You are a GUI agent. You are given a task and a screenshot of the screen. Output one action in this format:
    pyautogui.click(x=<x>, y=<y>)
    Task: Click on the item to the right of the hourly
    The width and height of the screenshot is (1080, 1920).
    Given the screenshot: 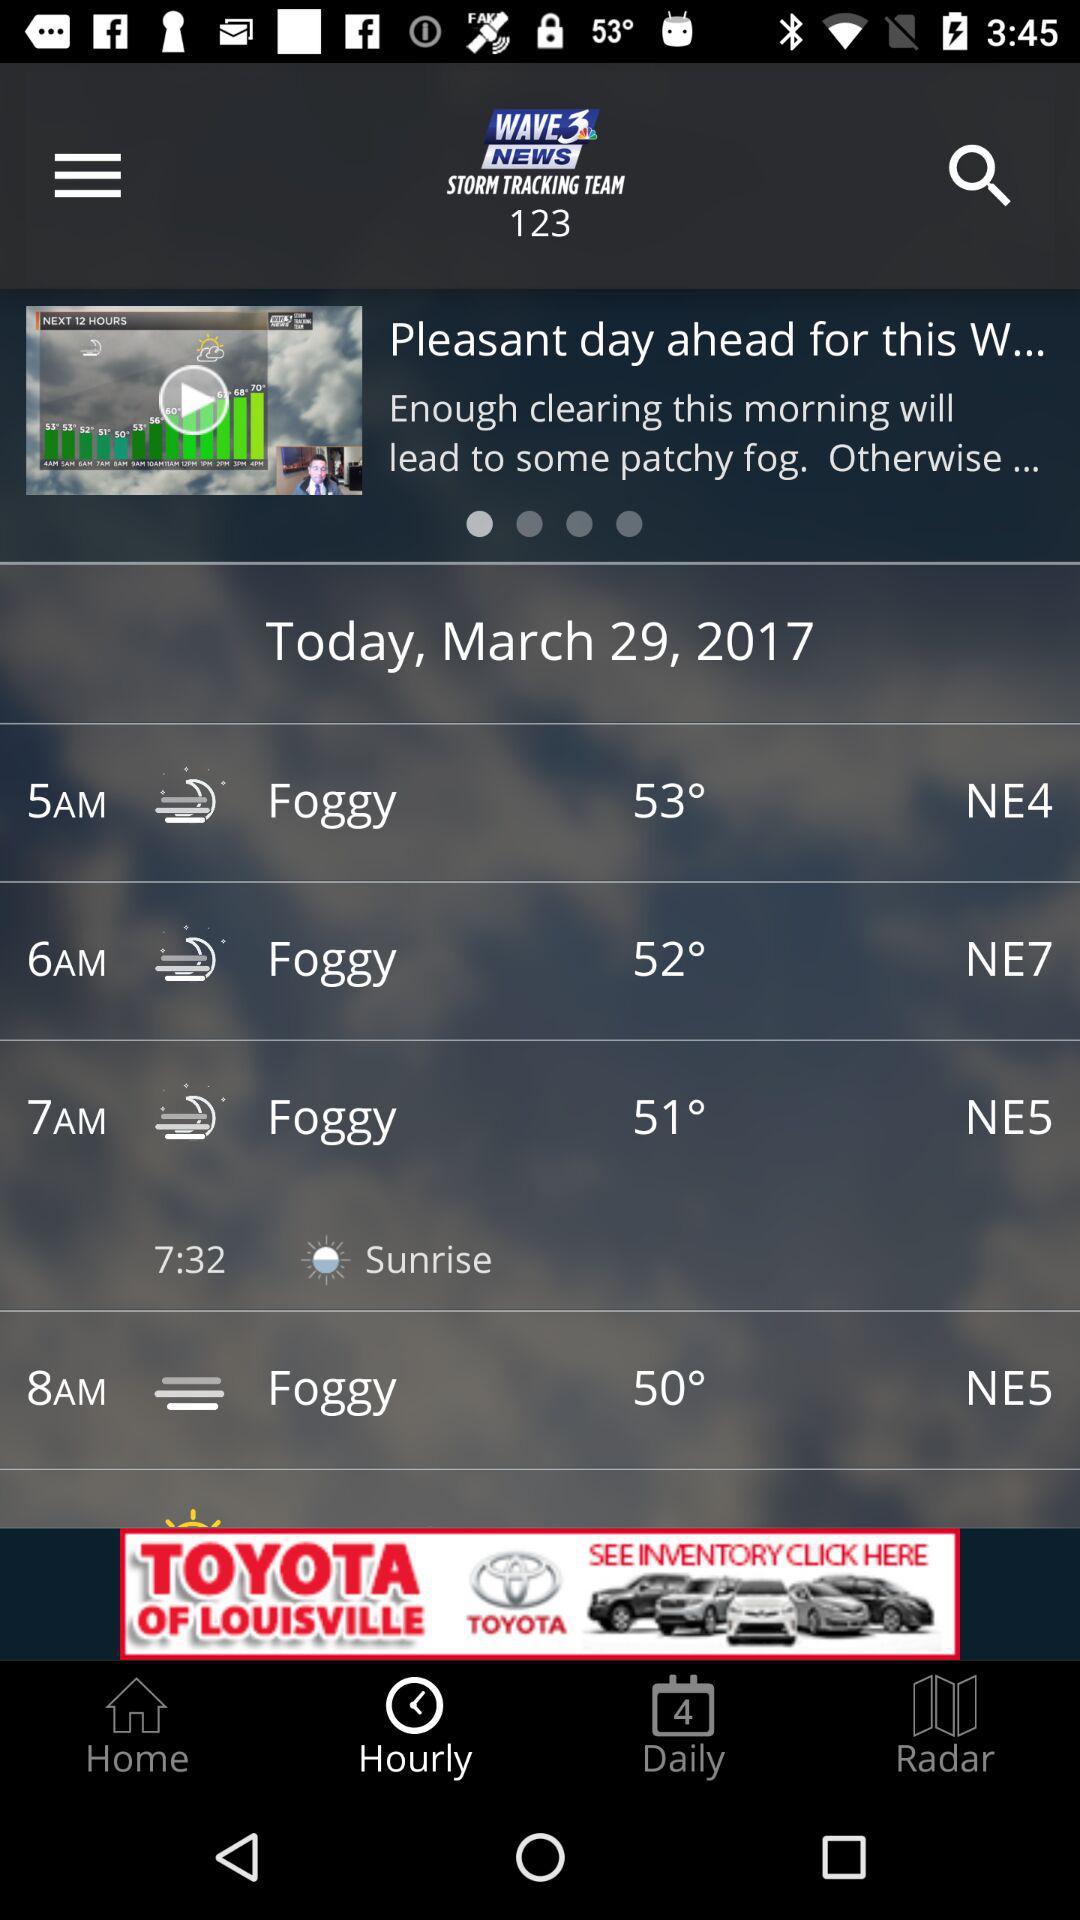 What is the action you would take?
    pyautogui.click(x=682, y=1726)
    